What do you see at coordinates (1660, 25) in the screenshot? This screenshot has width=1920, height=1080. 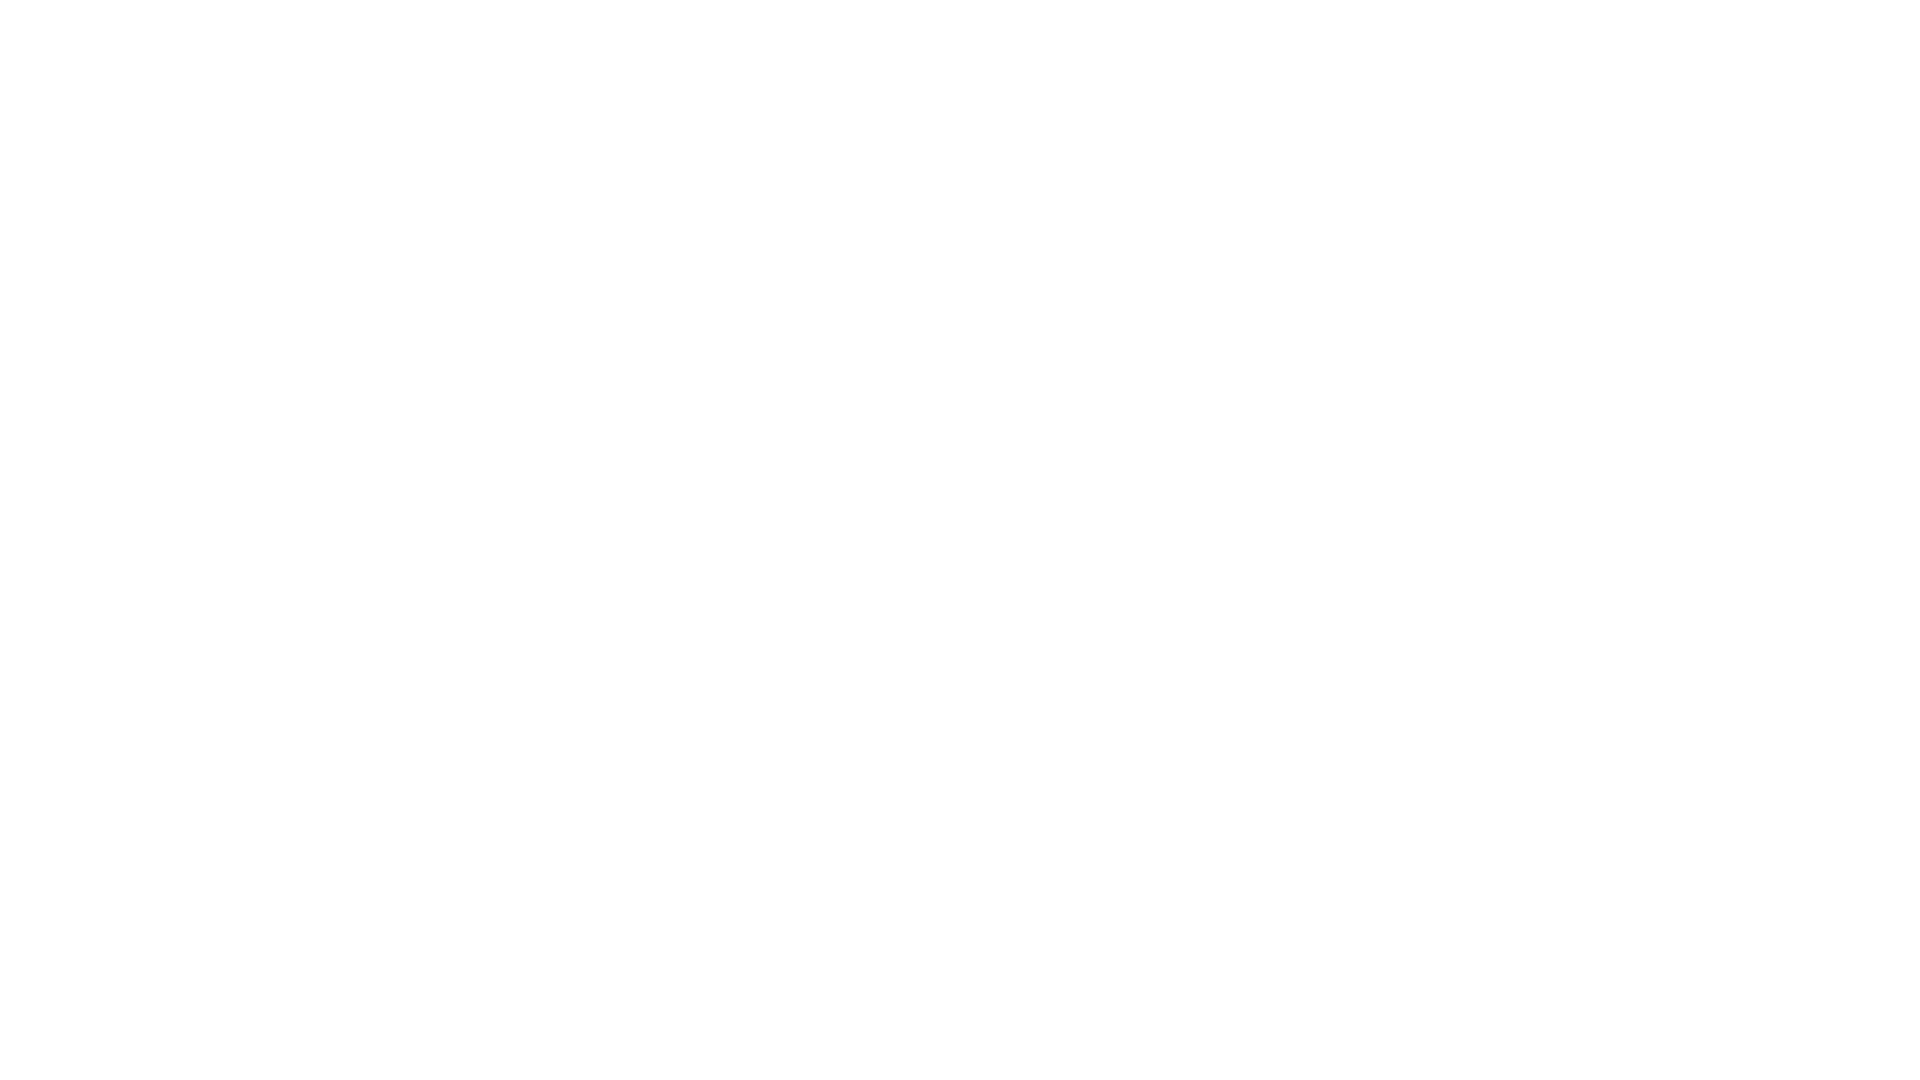 I see `Sign In` at bounding box center [1660, 25].